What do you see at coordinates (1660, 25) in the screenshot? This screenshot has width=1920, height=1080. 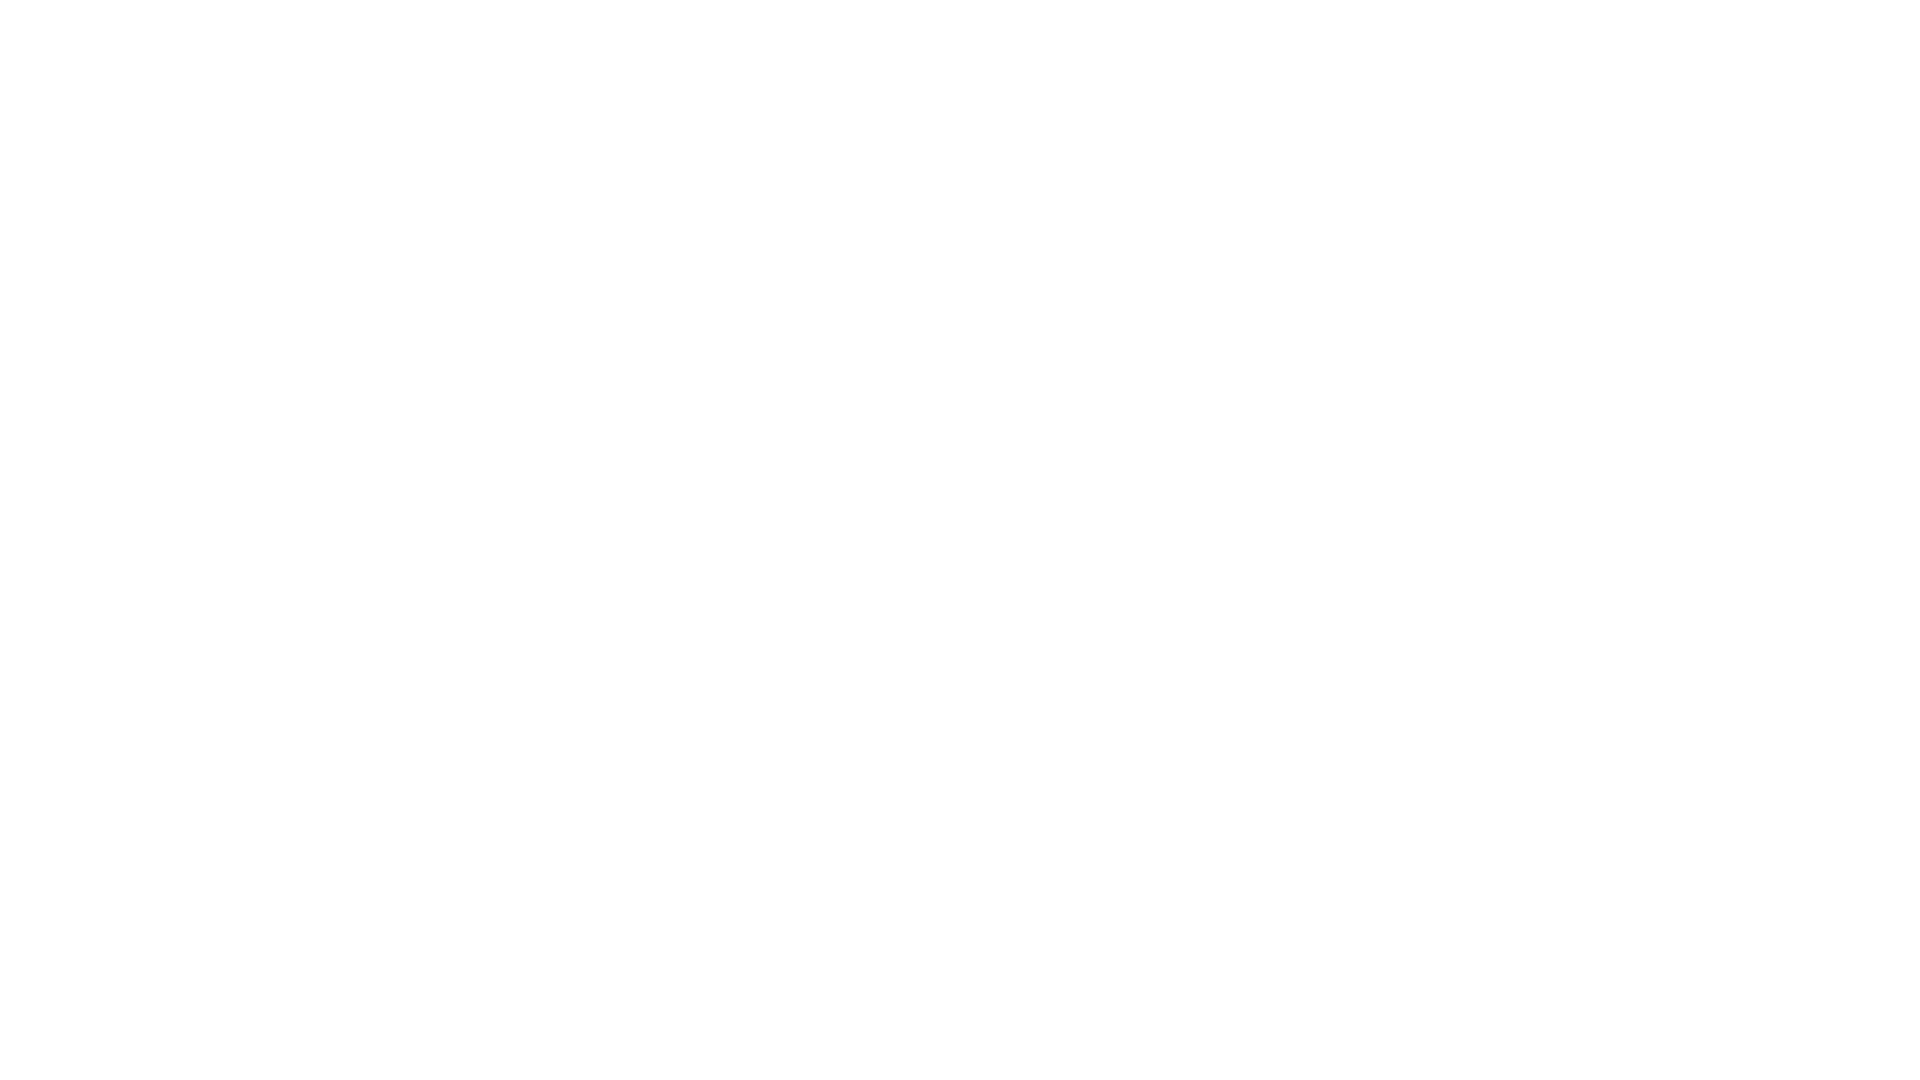 I see `Sign In` at bounding box center [1660, 25].